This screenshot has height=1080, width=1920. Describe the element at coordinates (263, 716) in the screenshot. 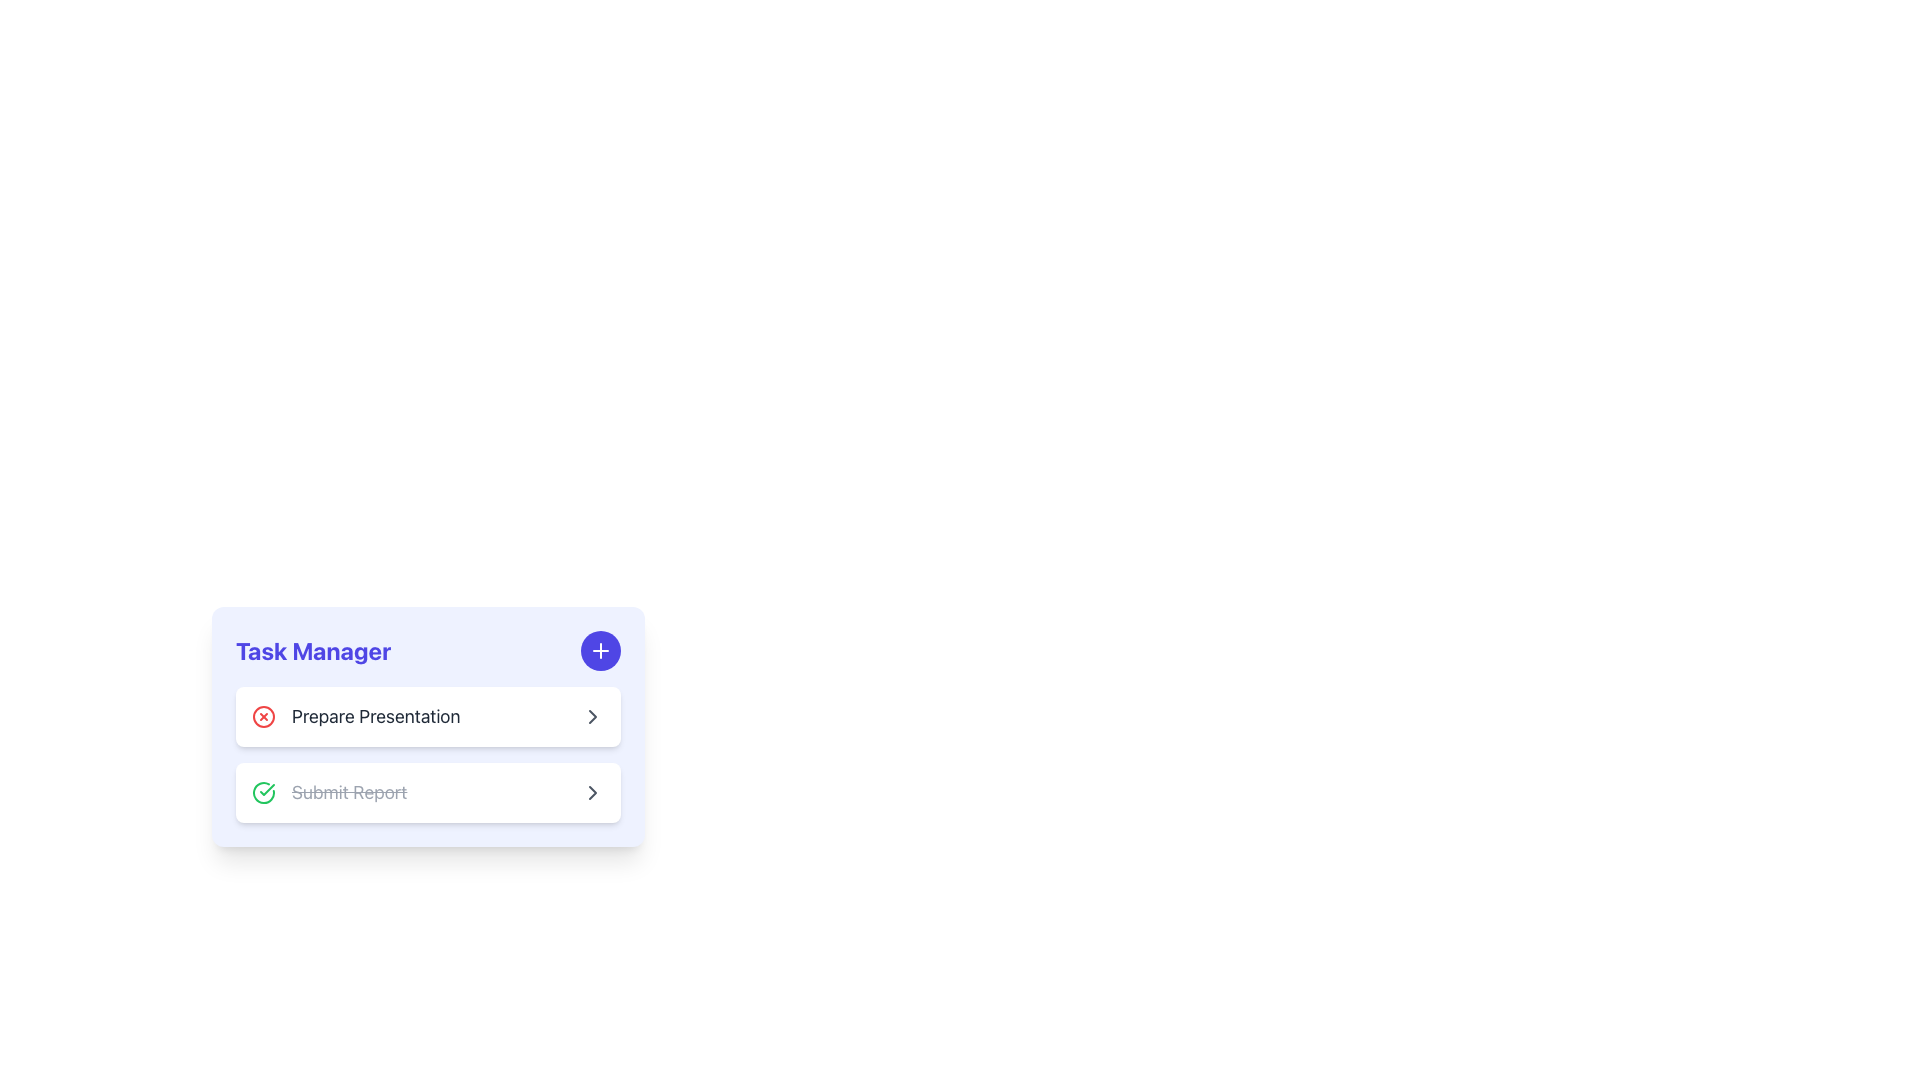

I see `the SVG Circle that indicates a canceled or invalid task, located inside the 'Prepare Presentation' task item in the 'Task Manager' section` at that location.